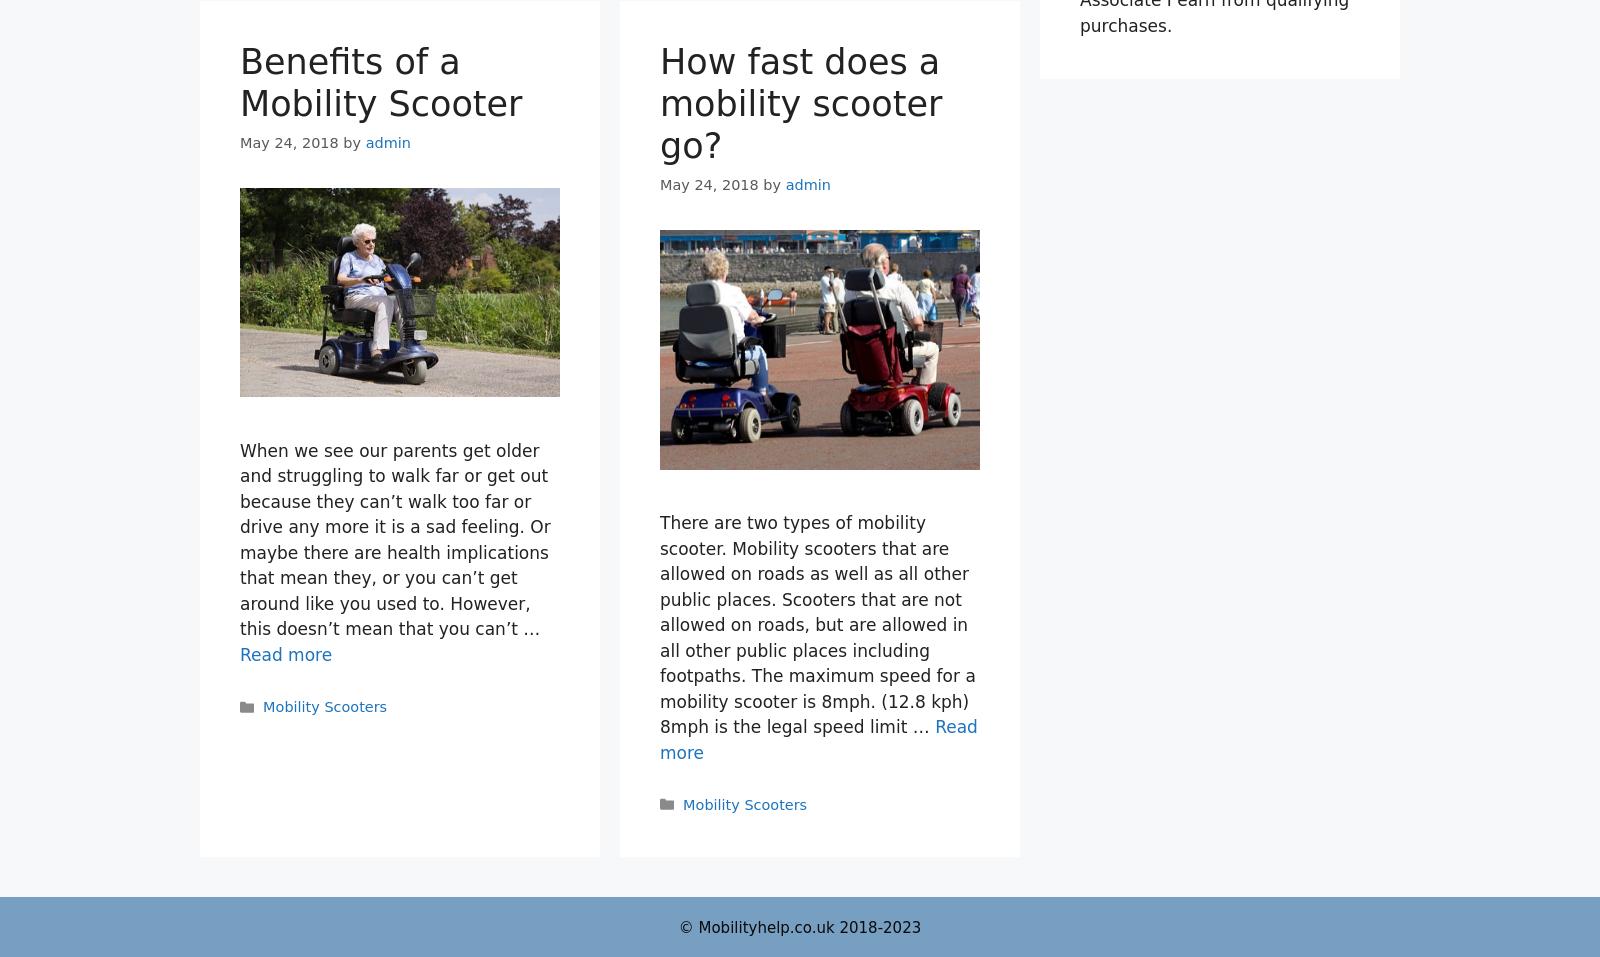  What do you see at coordinates (380, 81) in the screenshot?
I see `'Benefits of a Mobility Scooter'` at bounding box center [380, 81].